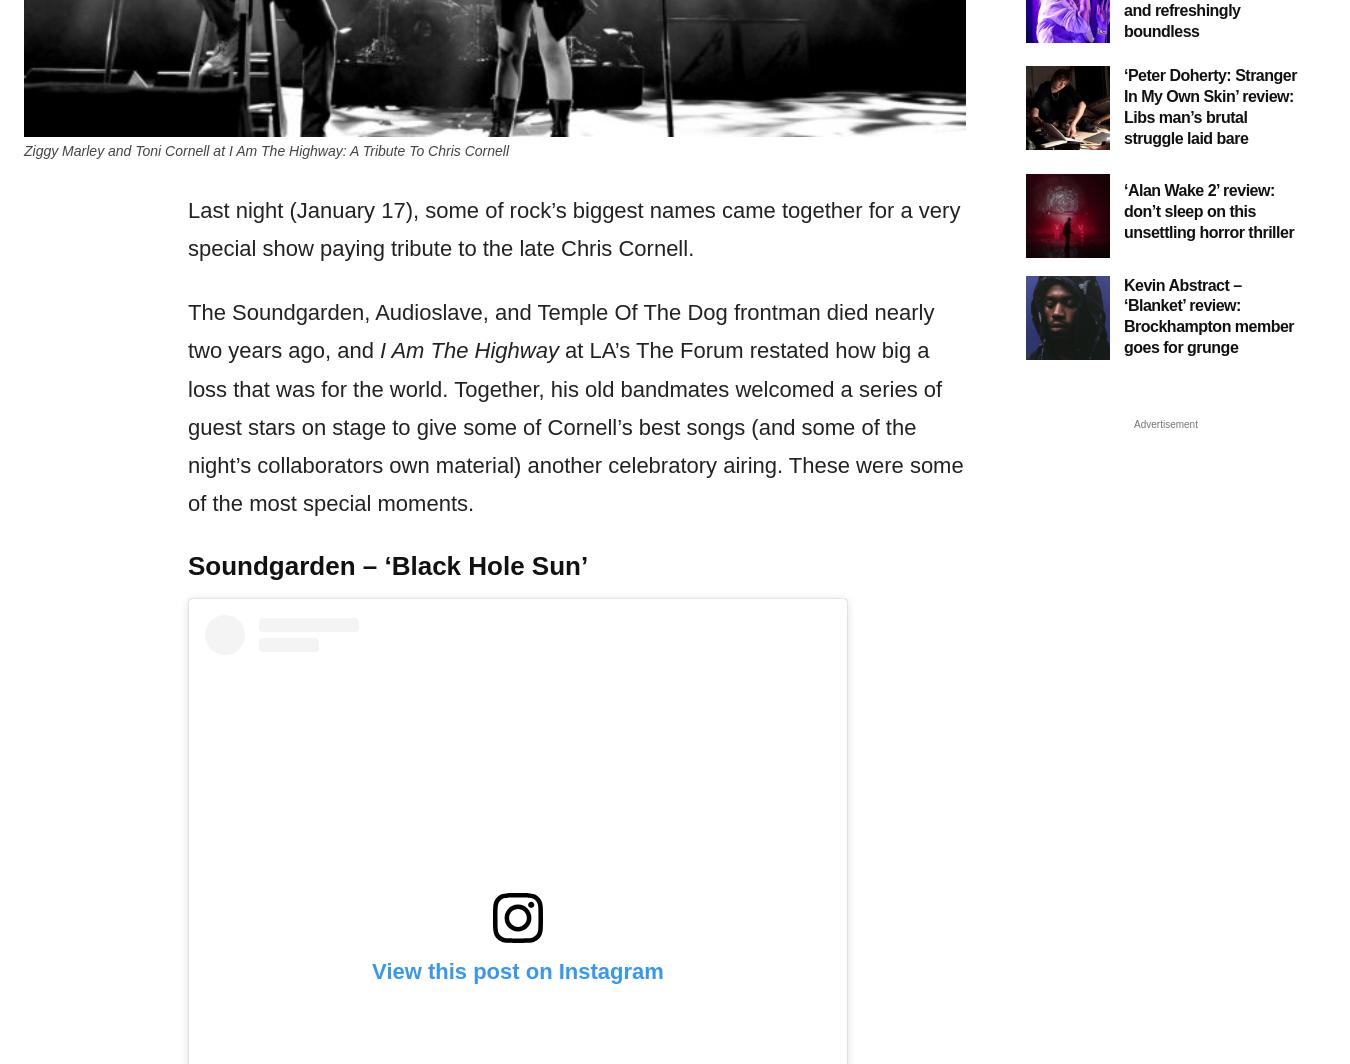 The image size is (1350, 1064). I want to click on 'I Am The Highway', so click(467, 350).